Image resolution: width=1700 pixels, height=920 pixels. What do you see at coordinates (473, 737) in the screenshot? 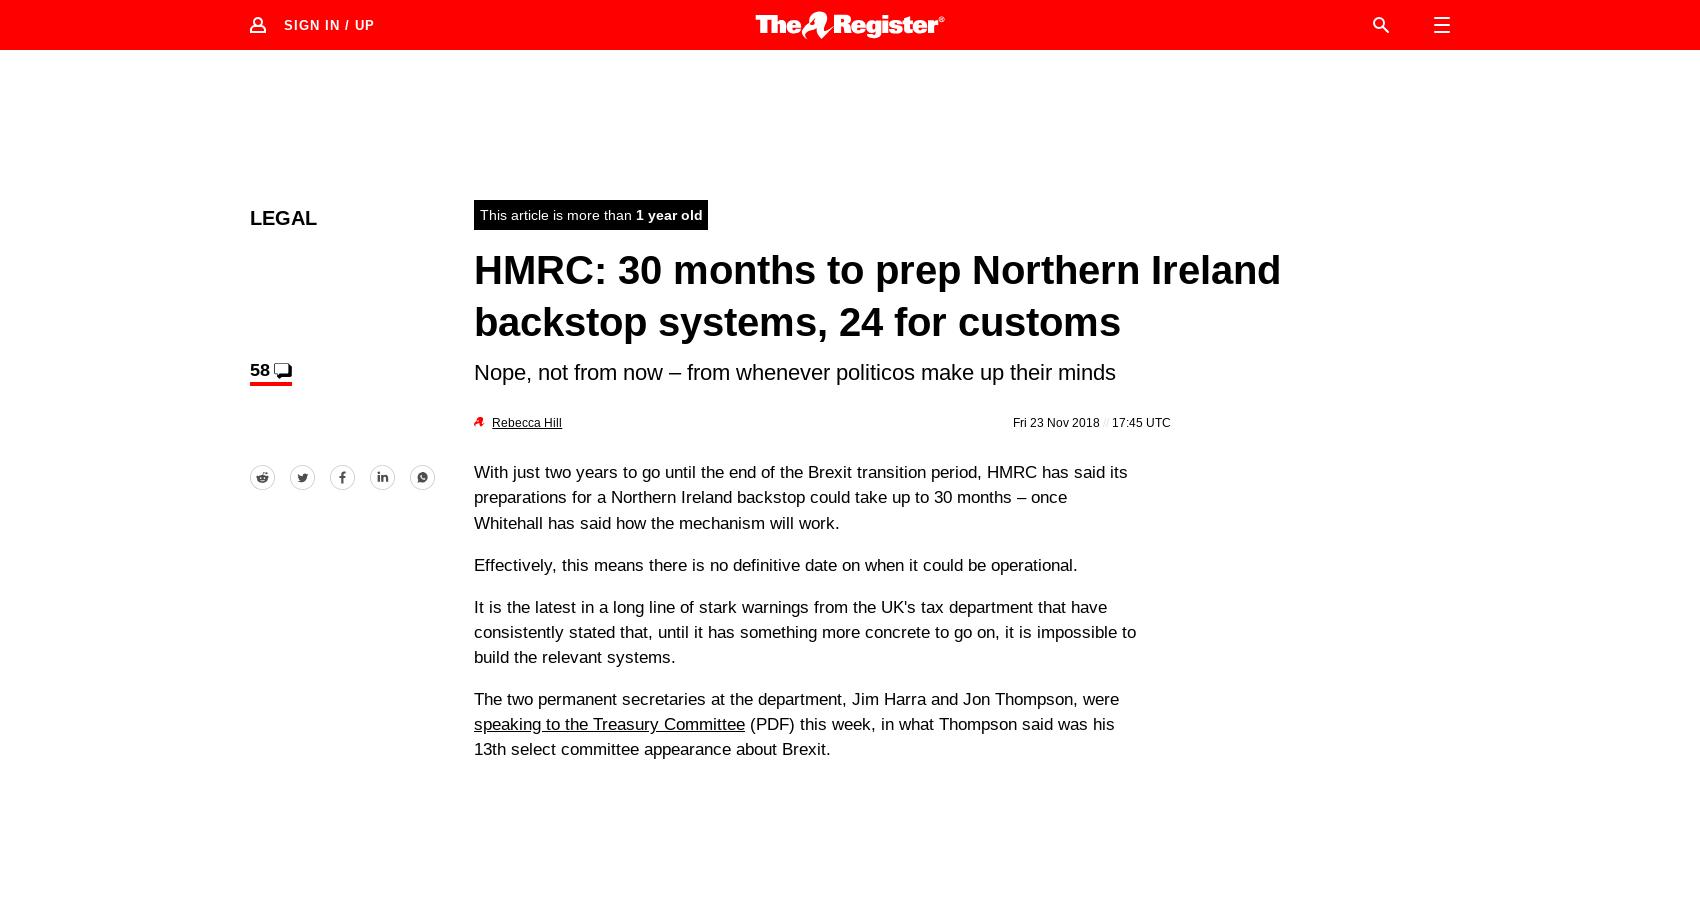
I see `'(PDF) this week, in what Thompson said was his 13th select committee appearance about Brexit.'` at bounding box center [473, 737].